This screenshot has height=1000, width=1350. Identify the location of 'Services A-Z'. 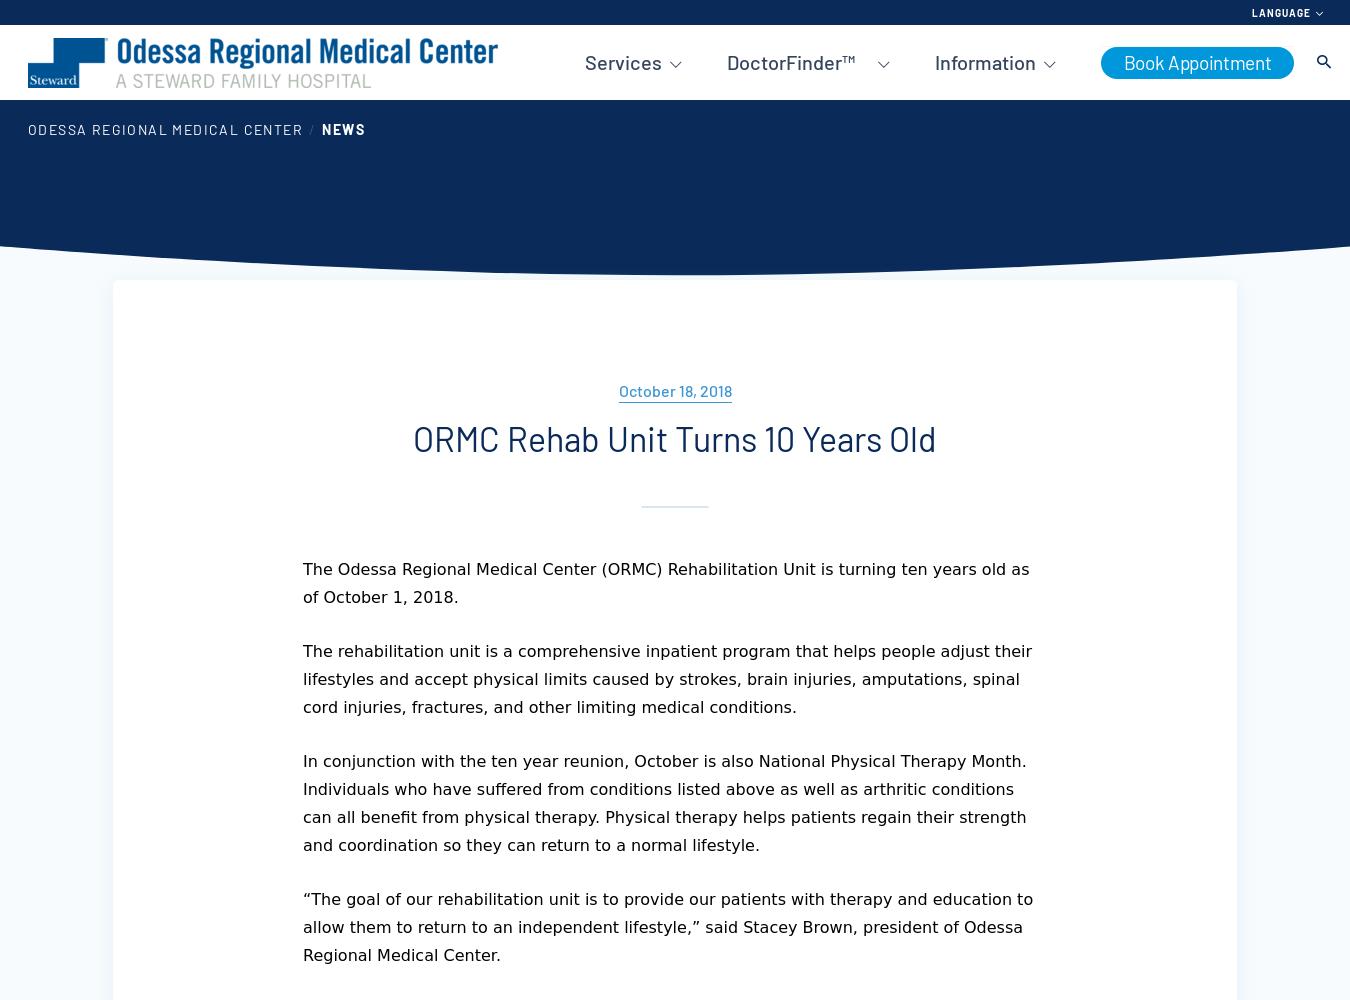
(430, 151).